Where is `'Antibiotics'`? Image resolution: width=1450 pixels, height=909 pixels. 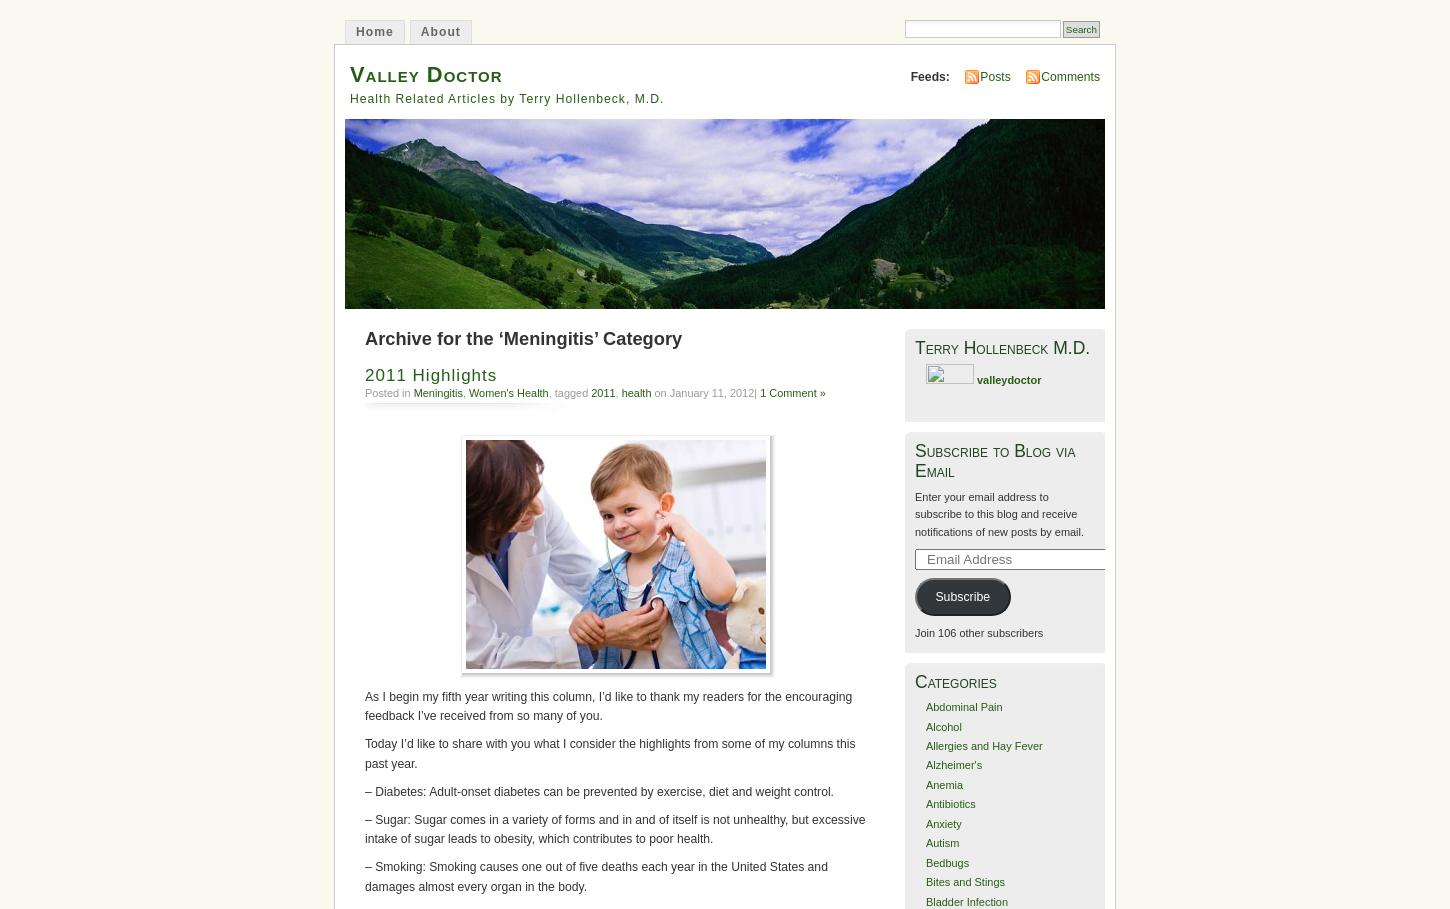
'Antibiotics' is located at coordinates (949, 803).